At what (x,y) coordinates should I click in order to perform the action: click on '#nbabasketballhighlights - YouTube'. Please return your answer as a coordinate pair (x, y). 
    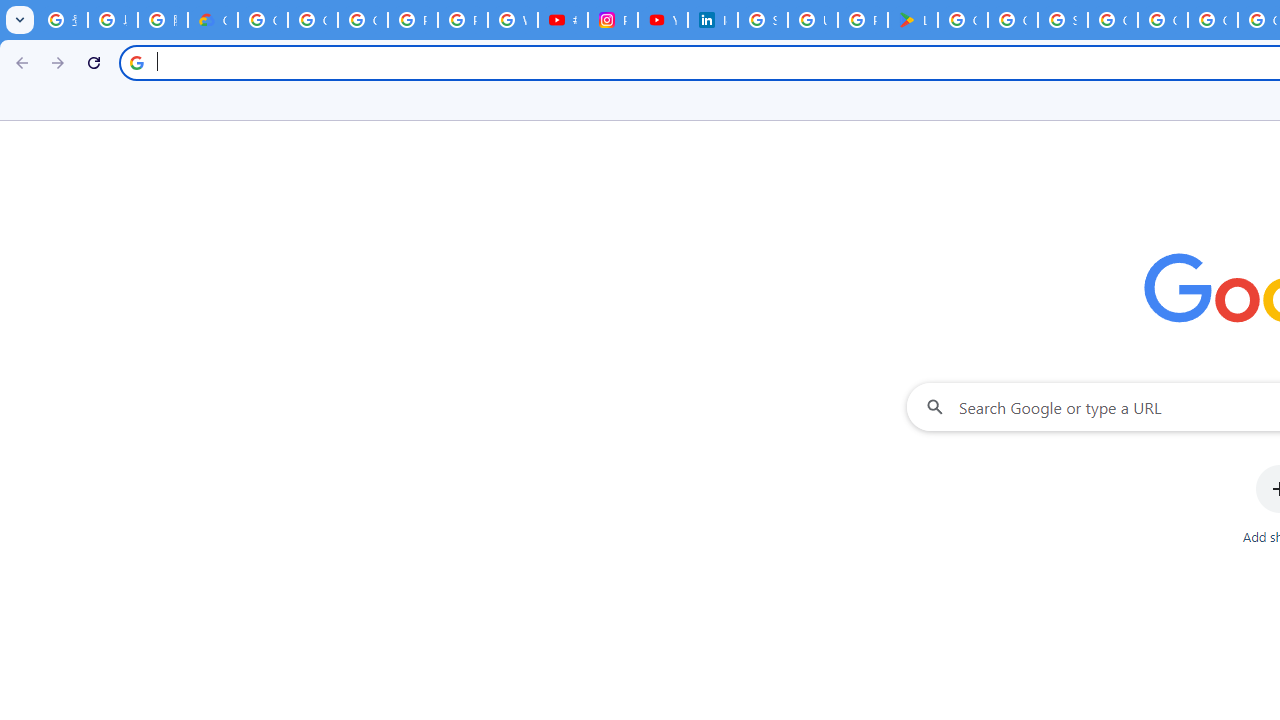
    Looking at the image, I should click on (561, 20).